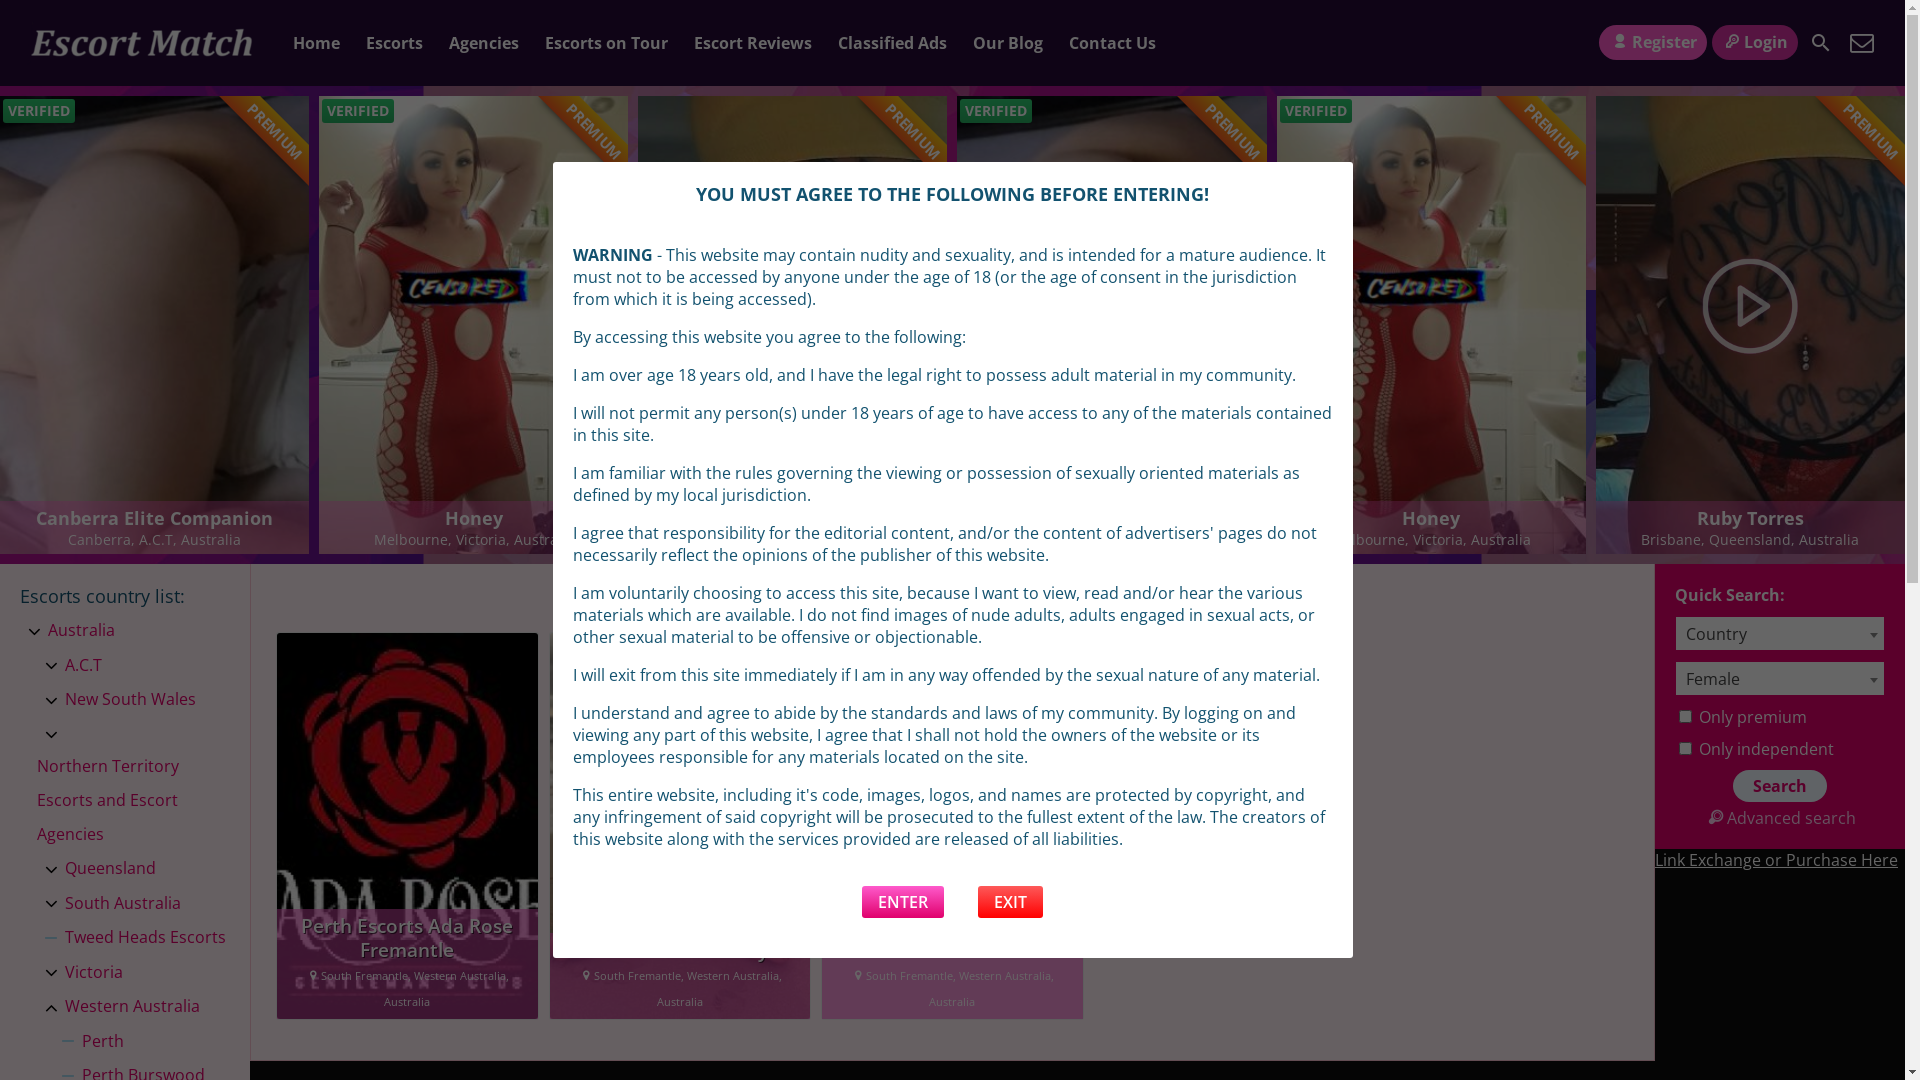  What do you see at coordinates (1652, 42) in the screenshot?
I see `'Register'` at bounding box center [1652, 42].